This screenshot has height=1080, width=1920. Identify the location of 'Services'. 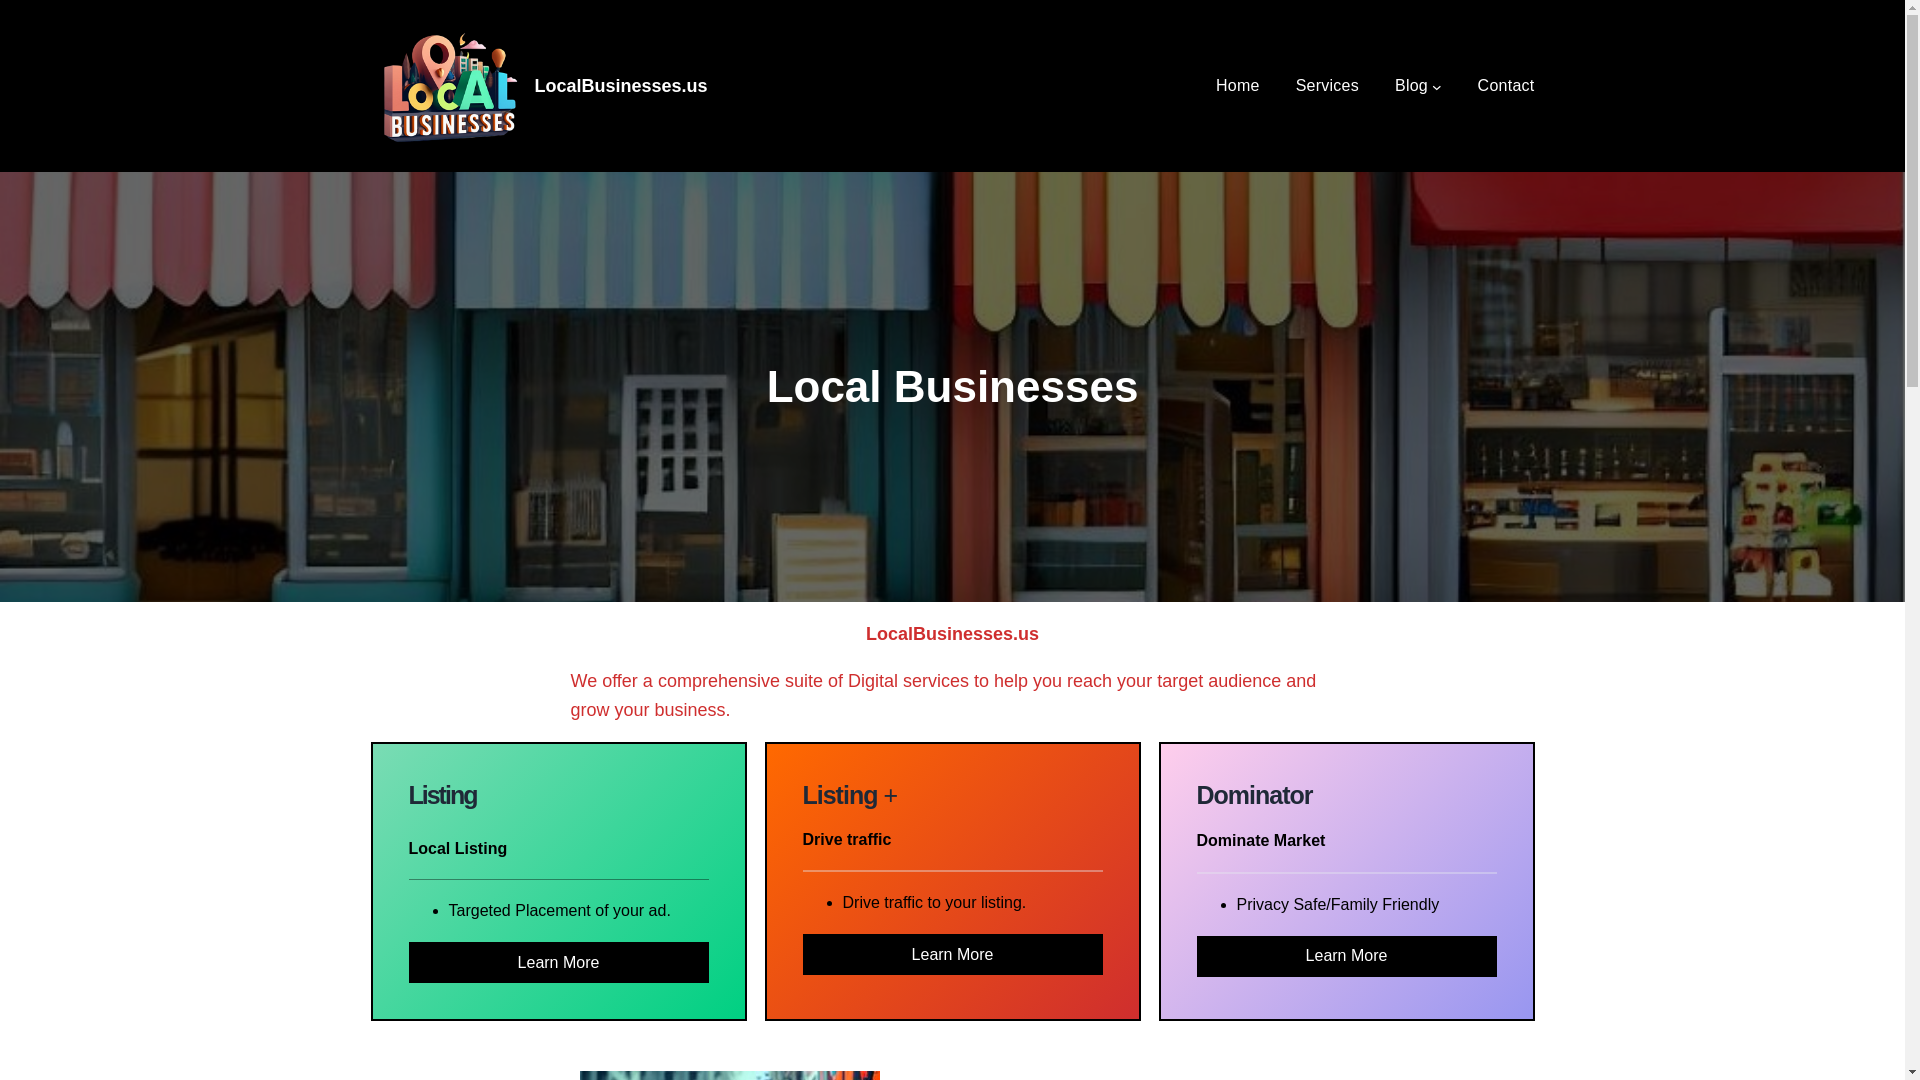
(1327, 84).